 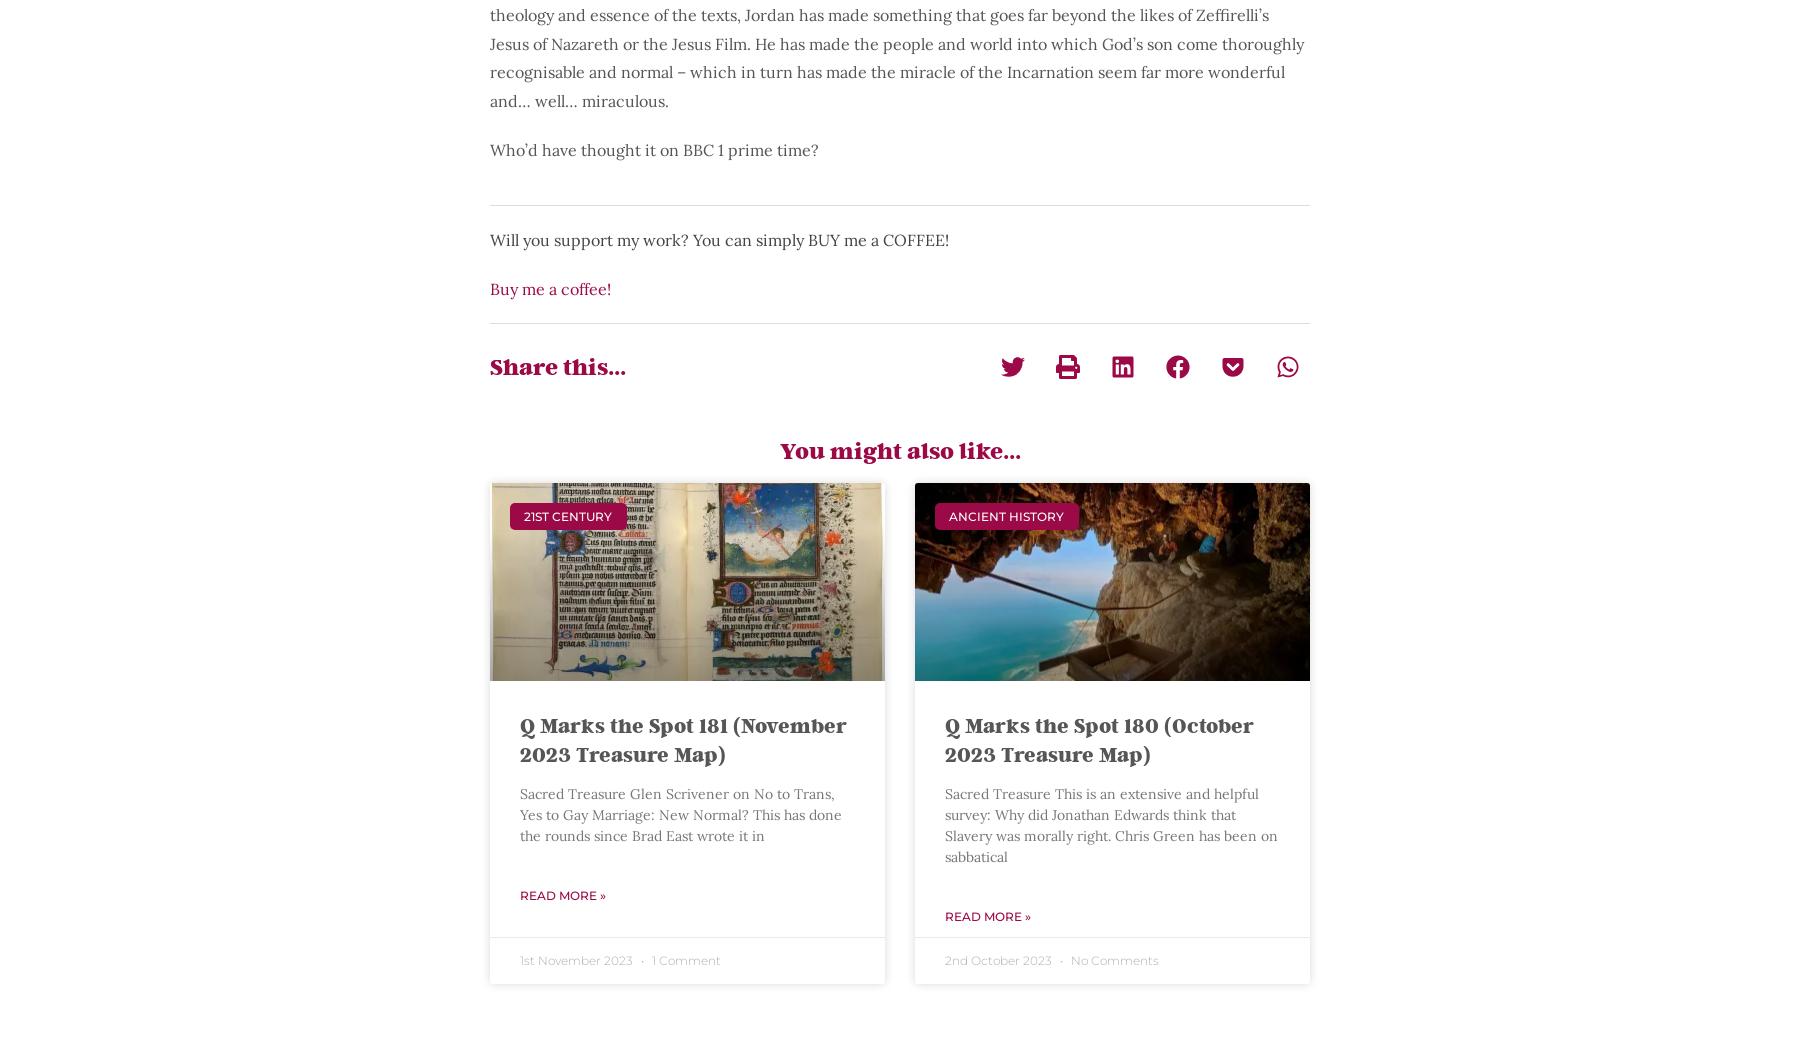 I want to click on 'Q Marks the Spot 181 (November 2023 Treasure Map)', so click(x=682, y=738).